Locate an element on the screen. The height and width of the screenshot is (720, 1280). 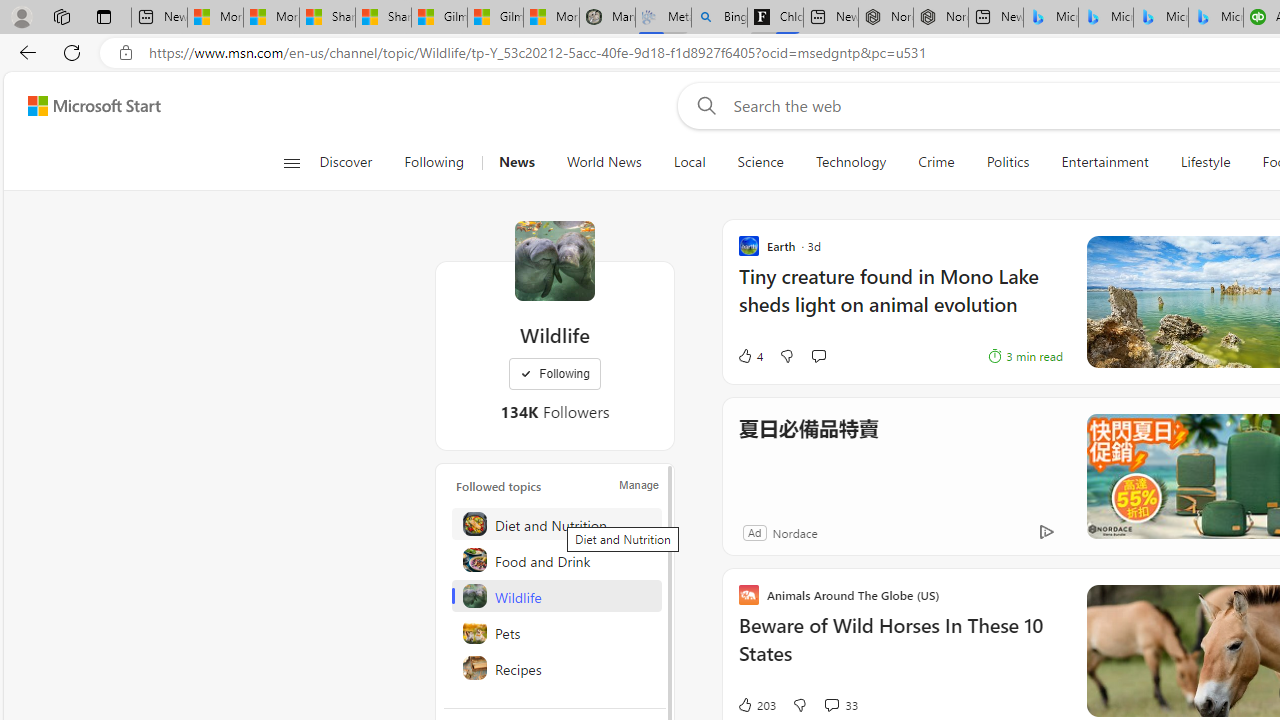
'Technology' is located at coordinates (851, 162).